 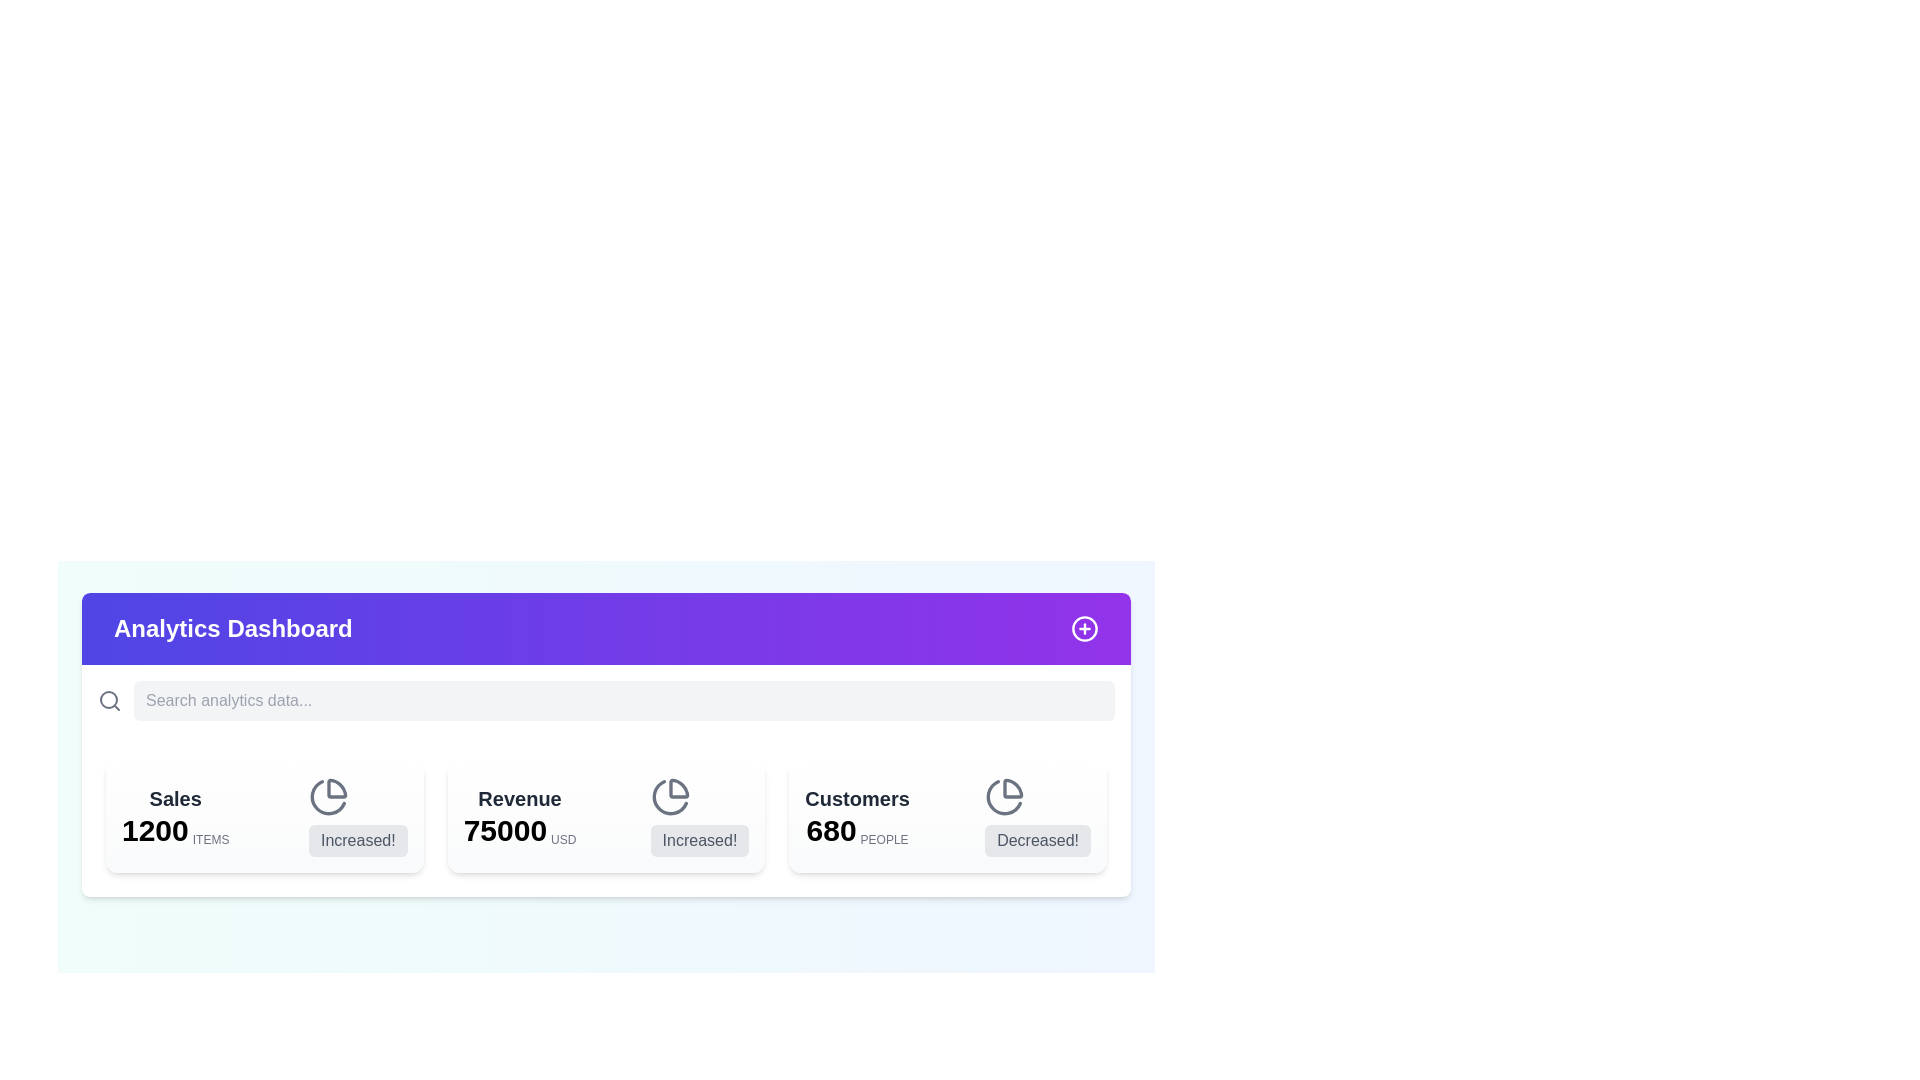 What do you see at coordinates (175, 797) in the screenshot?
I see `the 'Sales' Label, which is a bold text component in dark gray color, located at the top-left corner of a card in the dashboard interface` at bounding box center [175, 797].